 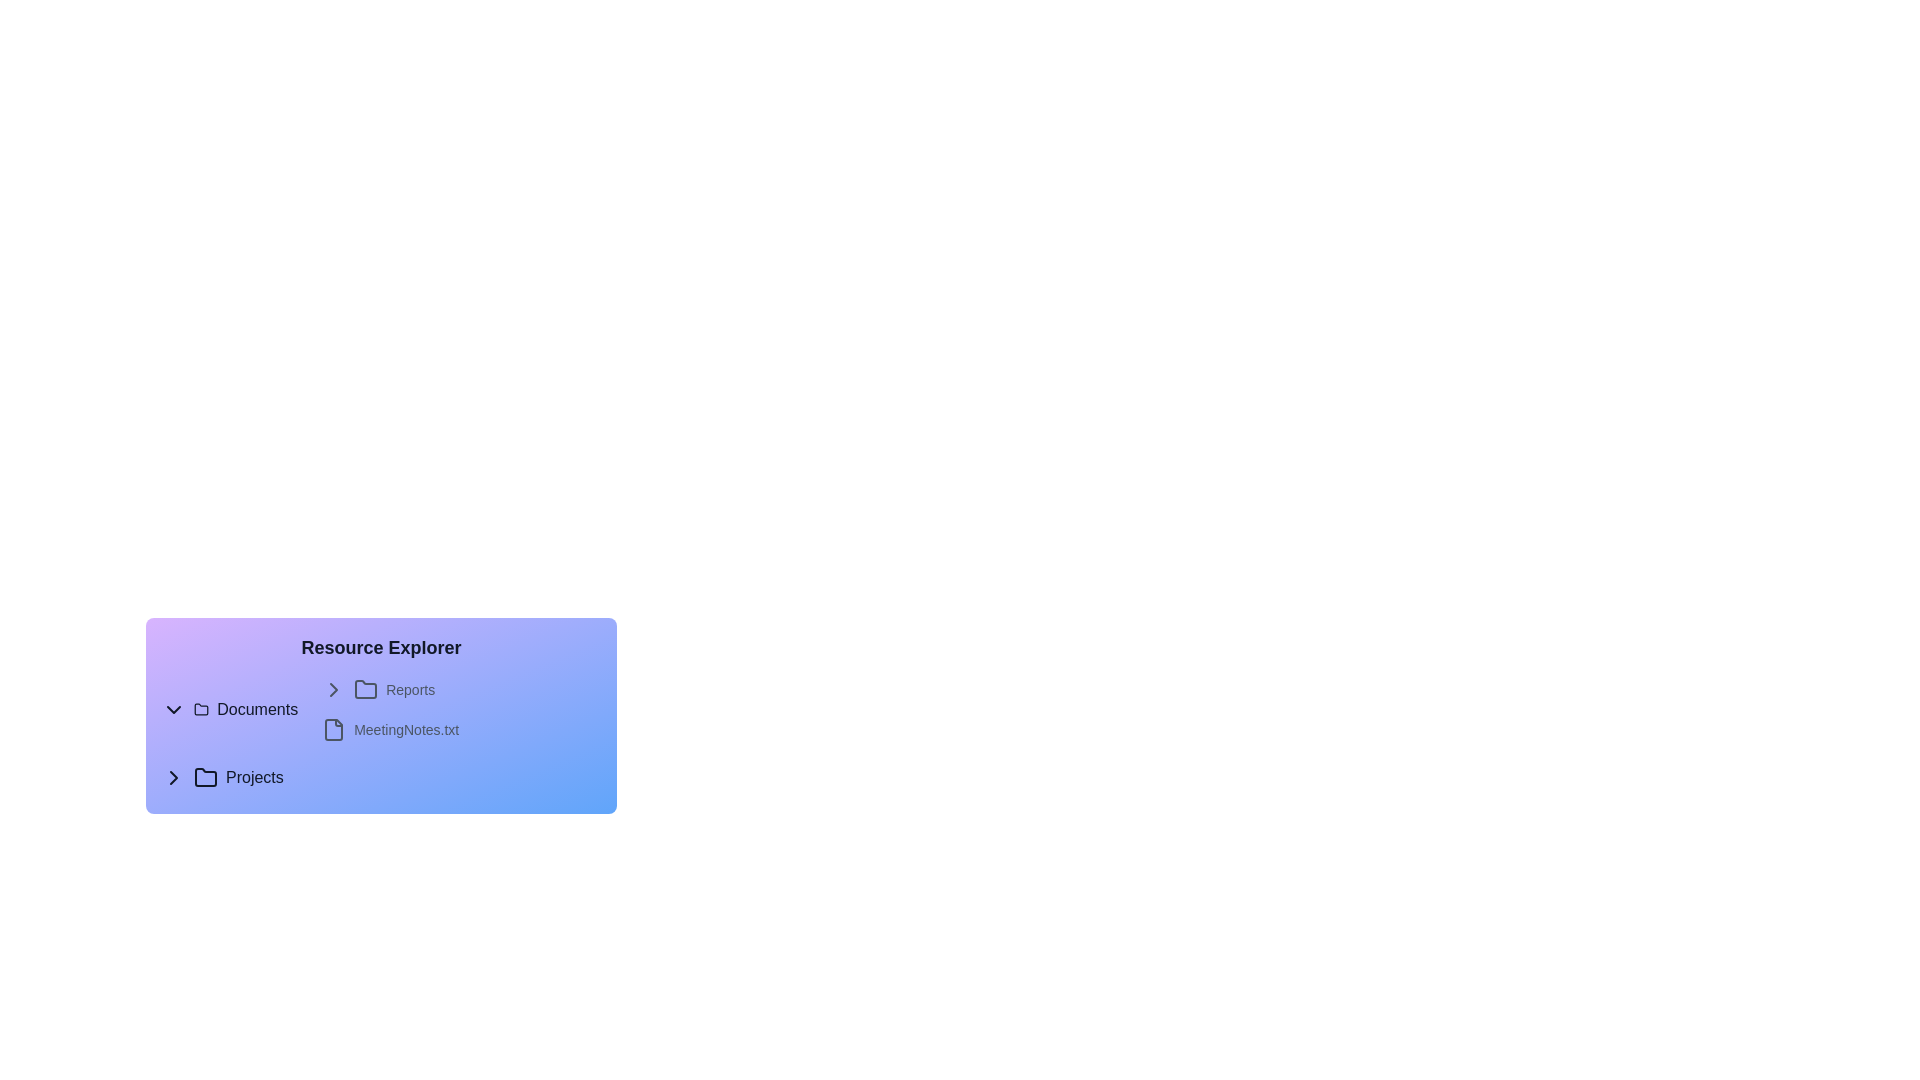 I want to click on the folder icon located in the 'Resource Explorer' section, slightly to the left of the 'Projects' label, so click(x=206, y=776).